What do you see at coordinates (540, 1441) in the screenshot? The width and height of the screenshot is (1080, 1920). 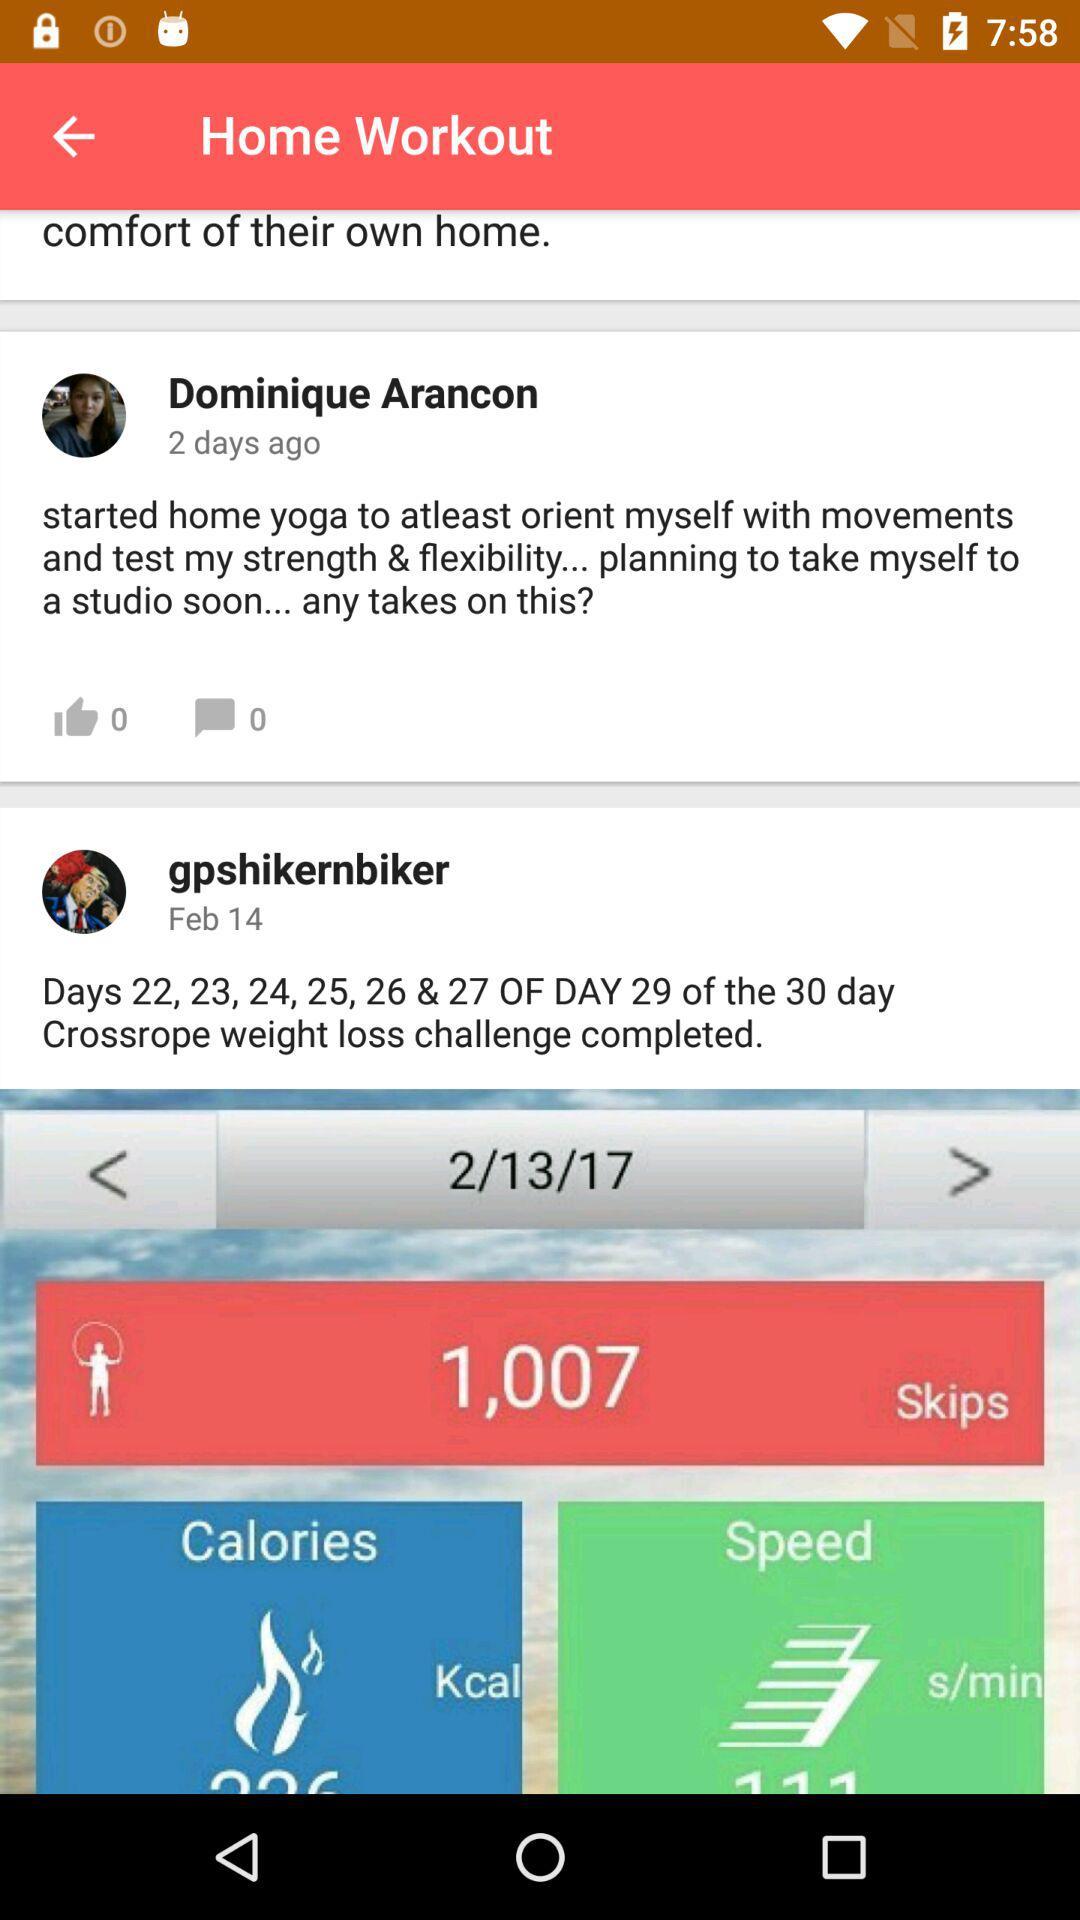 I see `workout points` at bounding box center [540, 1441].